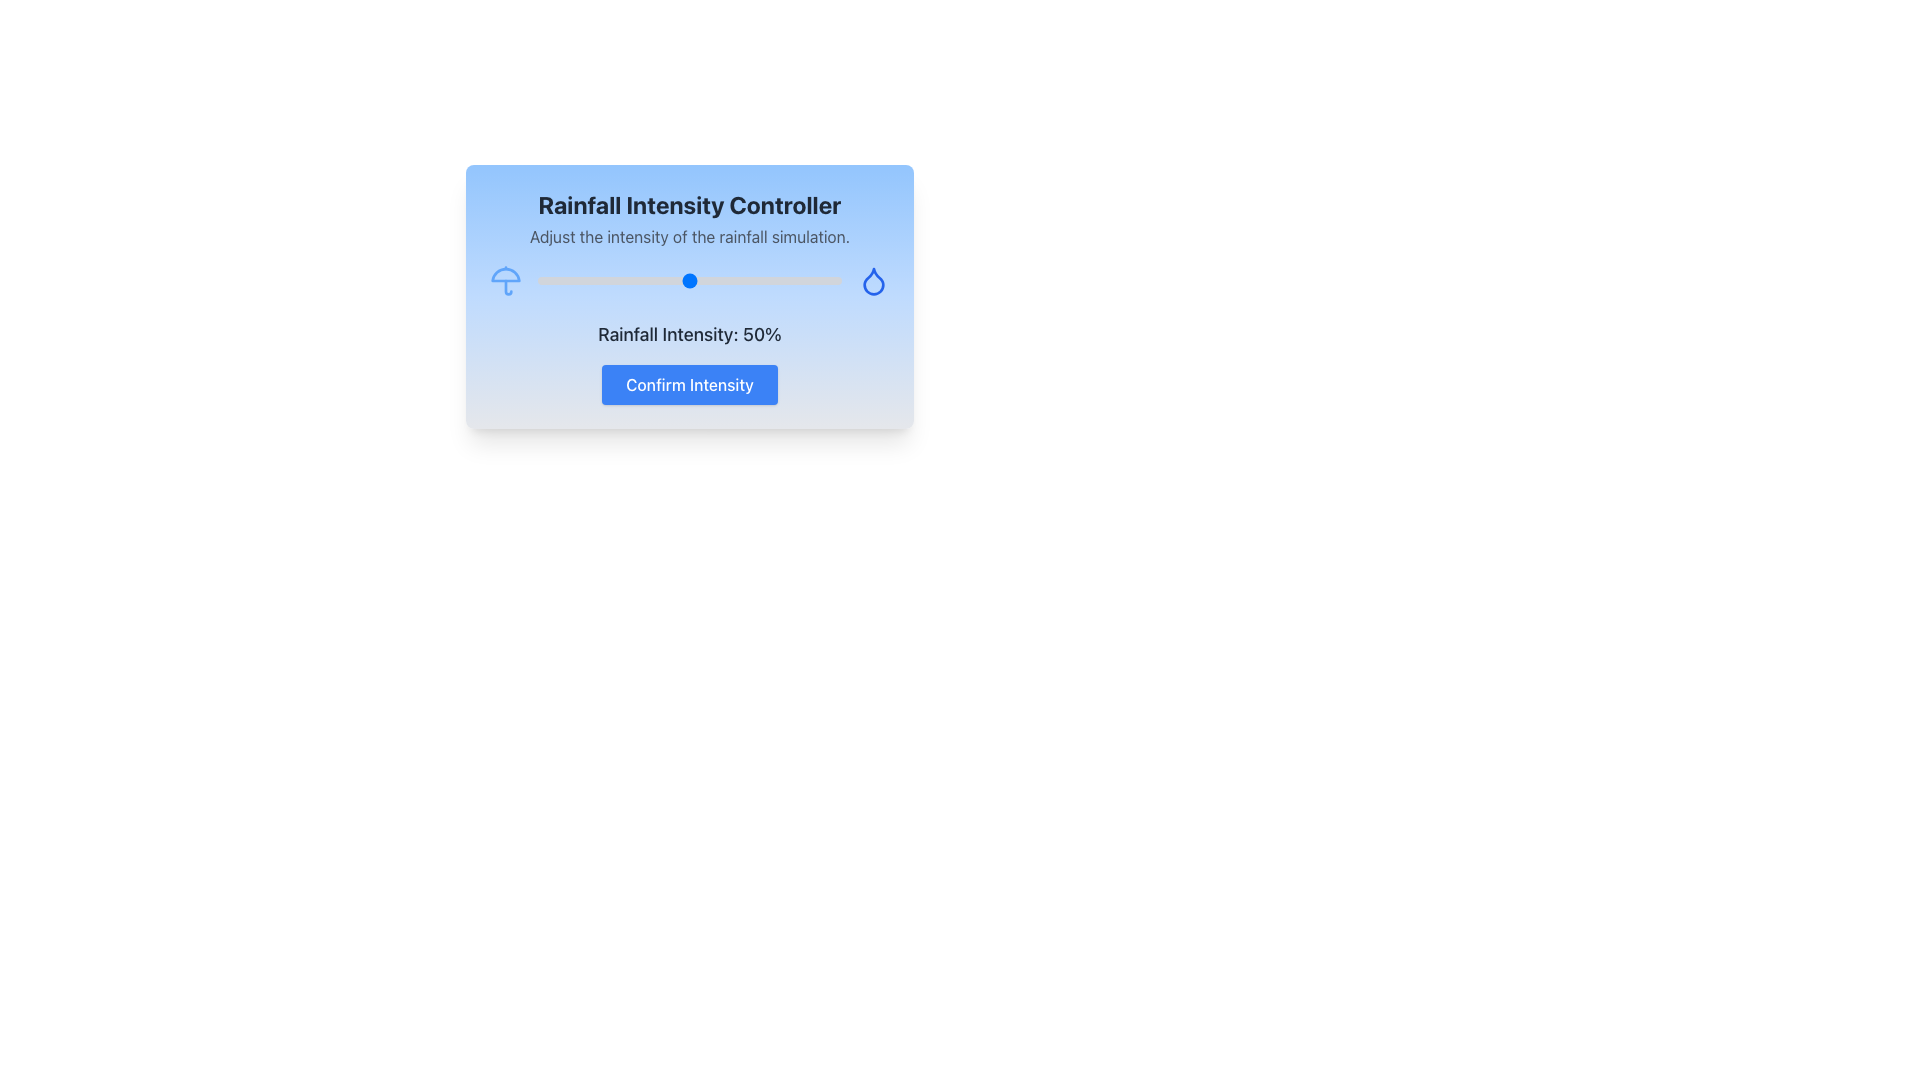 The width and height of the screenshot is (1920, 1080). What do you see at coordinates (671, 281) in the screenshot?
I see `the rainfall intensity` at bounding box center [671, 281].